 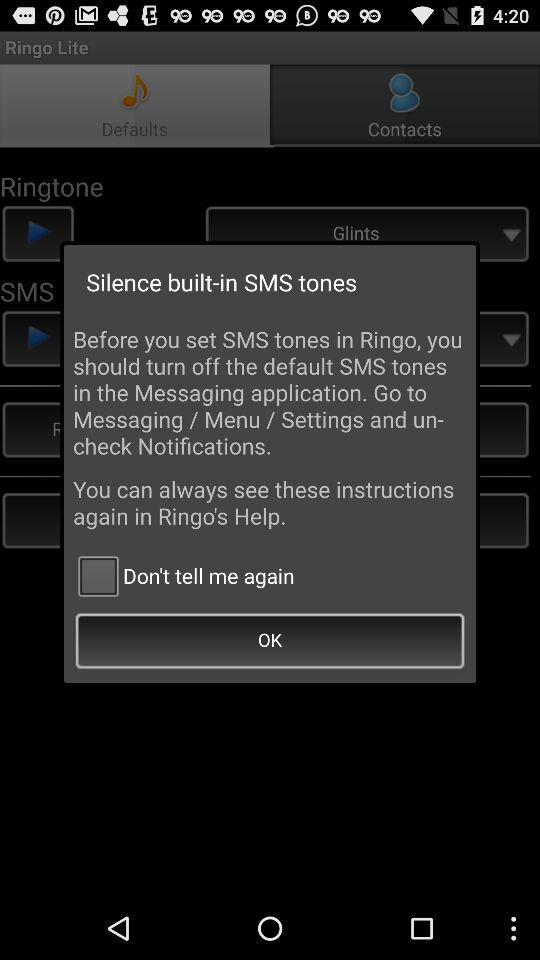 I want to click on item at the bottom, so click(x=270, y=641).